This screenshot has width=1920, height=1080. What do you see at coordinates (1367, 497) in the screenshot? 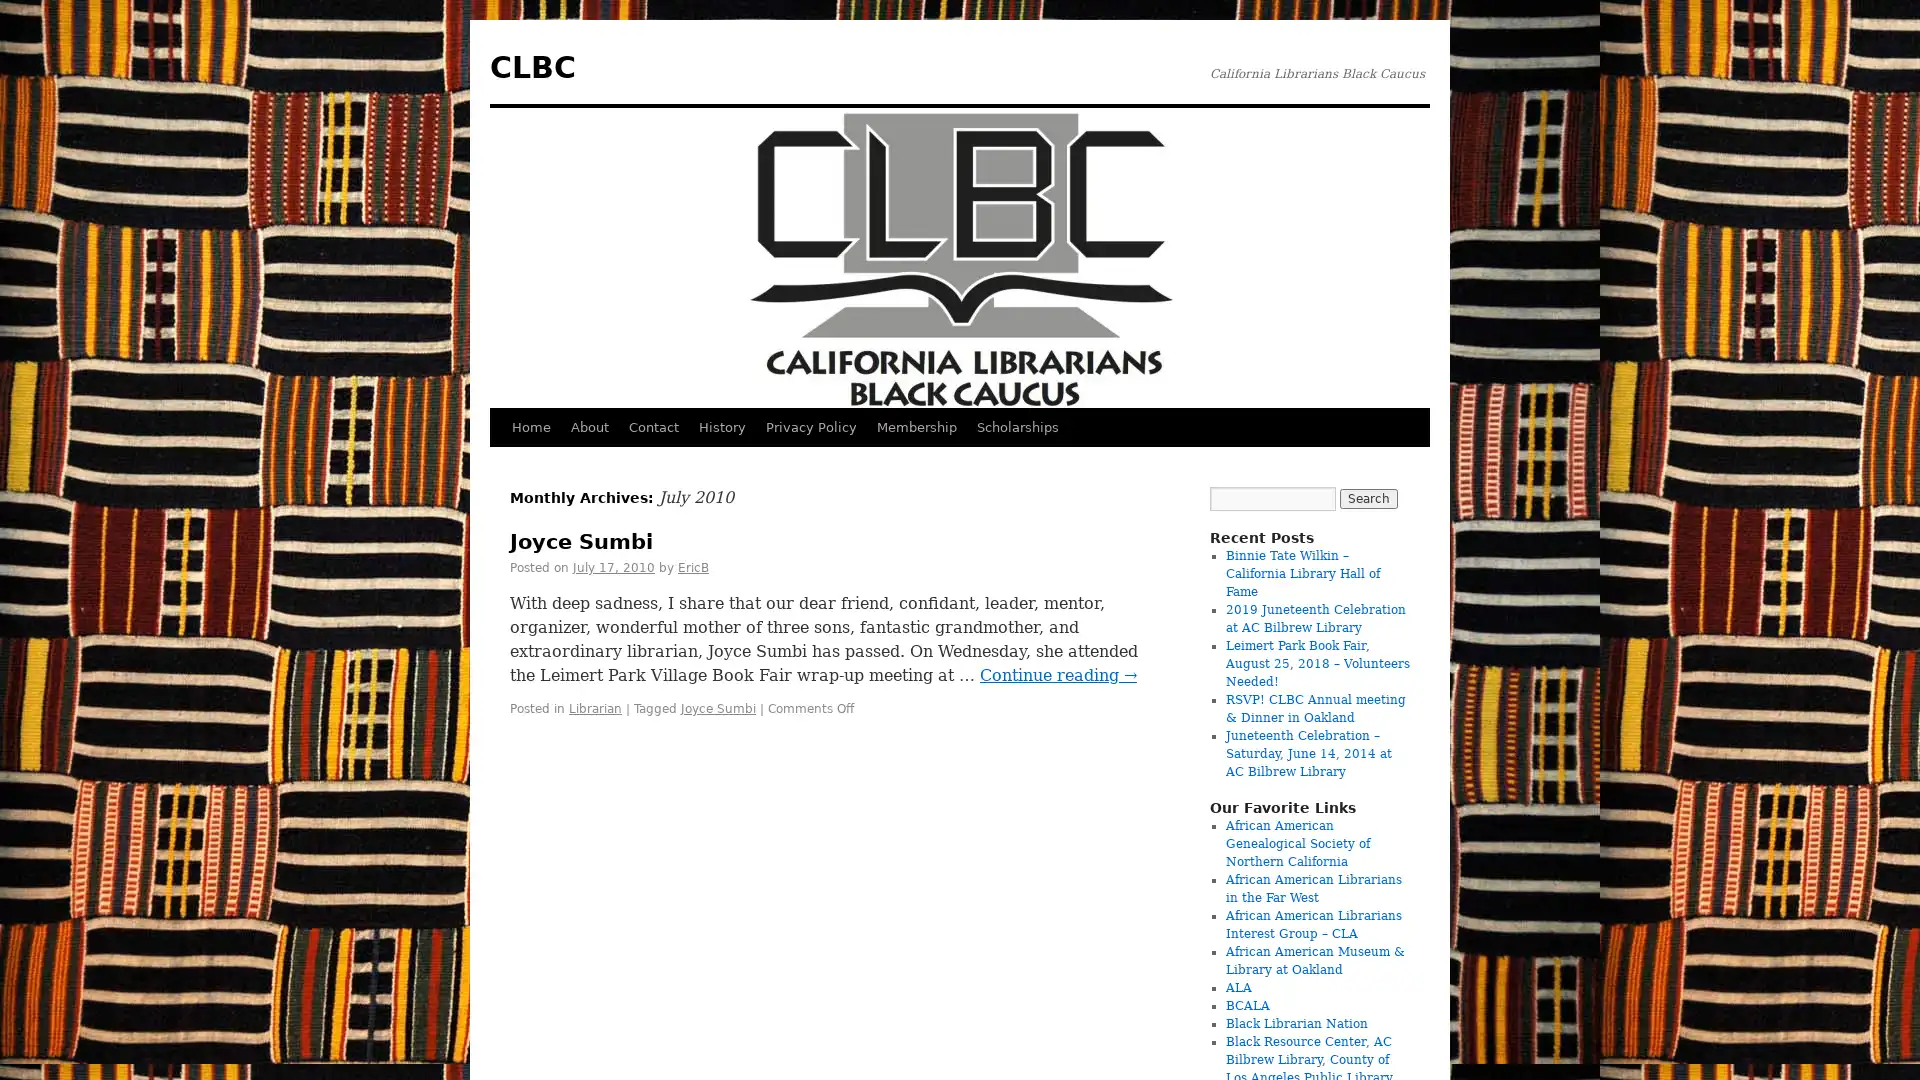
I see `Search` at bounding box center [1367, 497].